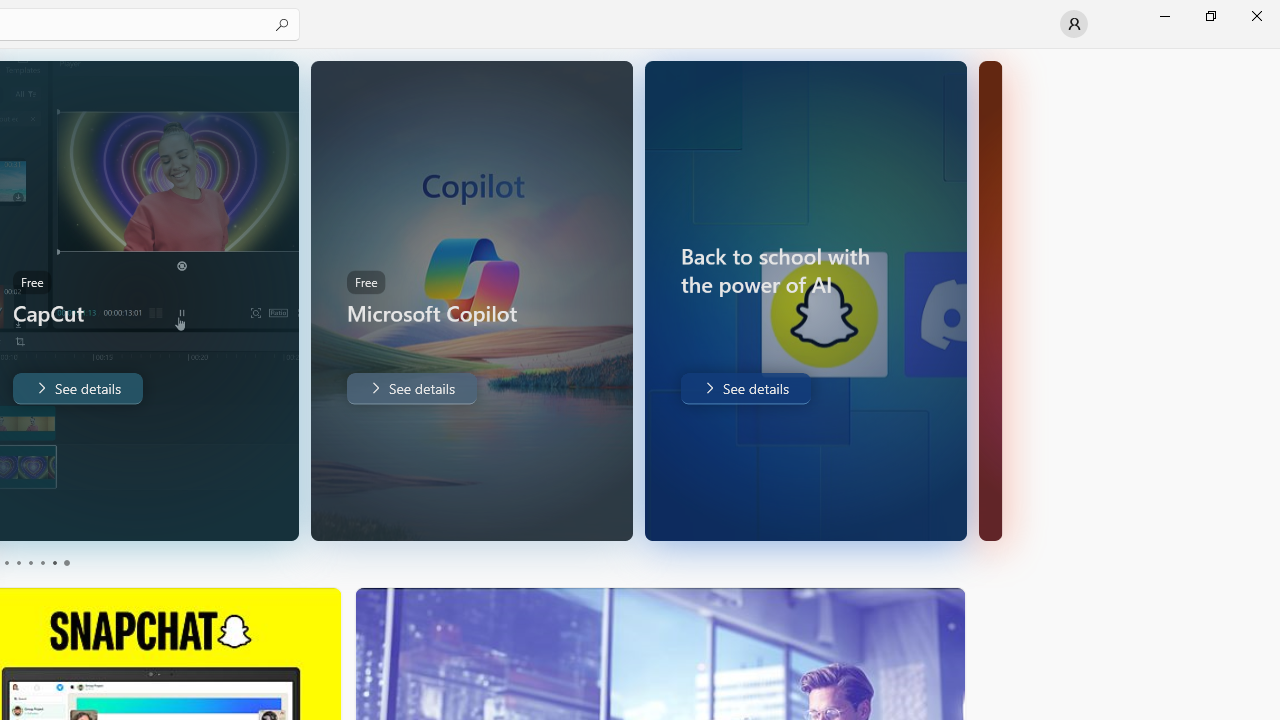  Describe the element at coordinates (1209, 15) in the screenshot. I see `'Restore Microsoft Store'` at that location.